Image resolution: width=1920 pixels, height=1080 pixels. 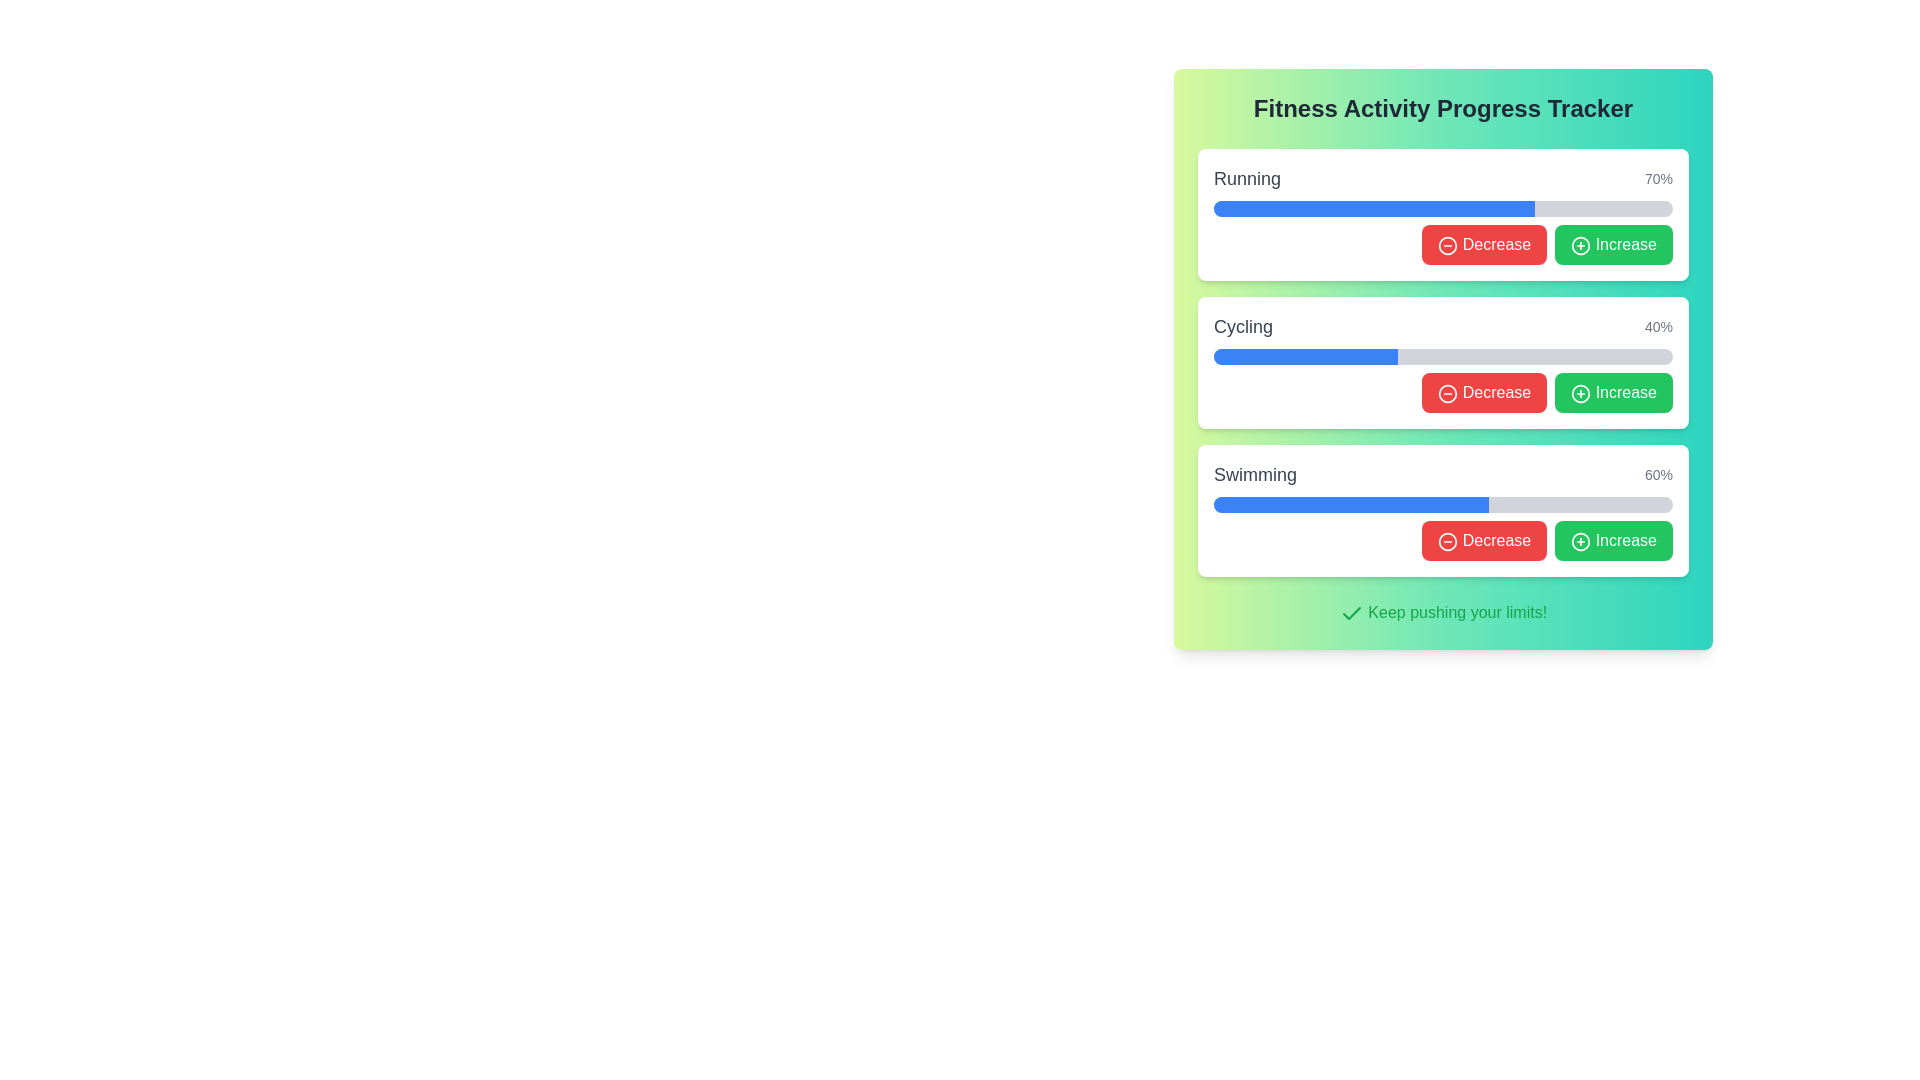 I want to click on the progress bar indicating 60% completion of the 'Swimming' activity, located between the 'Cycling' activity and the motivational message below, so click(x=1351, y=504).